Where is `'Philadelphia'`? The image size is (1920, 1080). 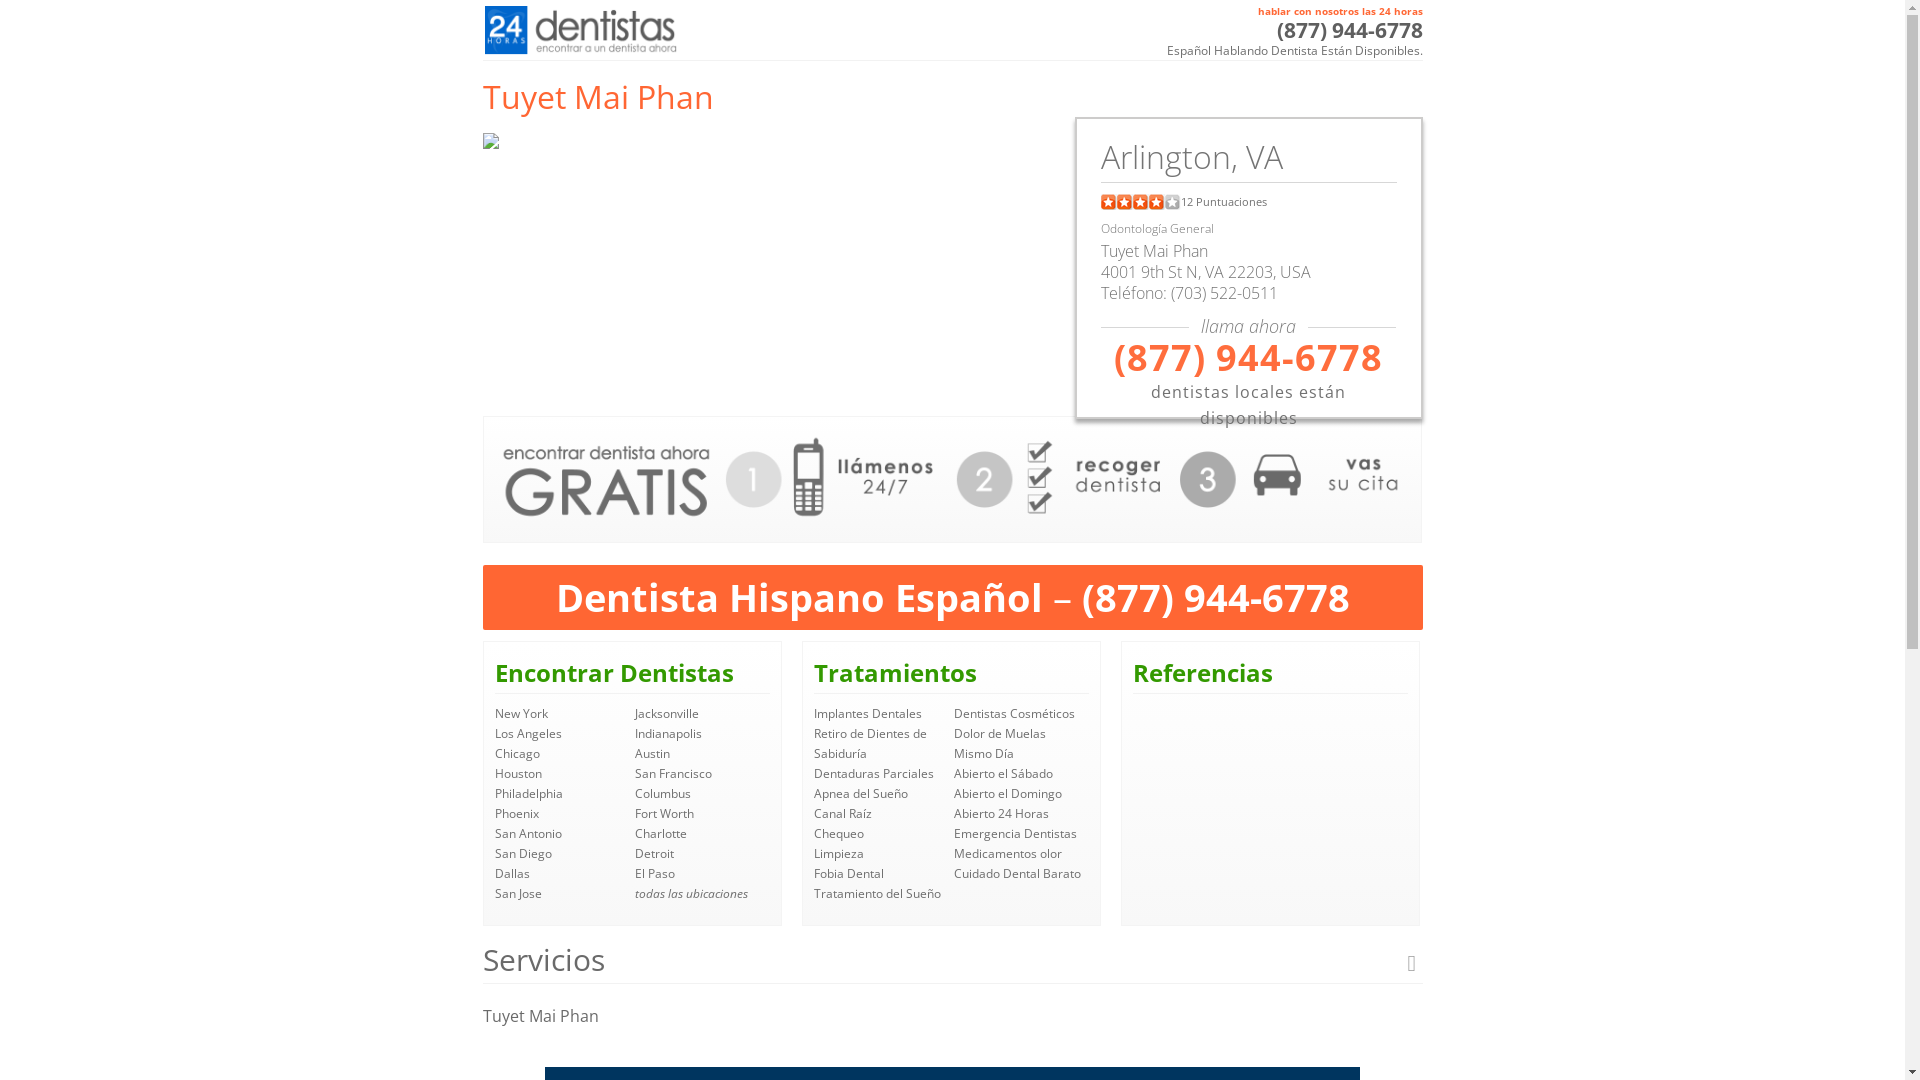
'Philadelphia' is located at coordinates (494, 792).